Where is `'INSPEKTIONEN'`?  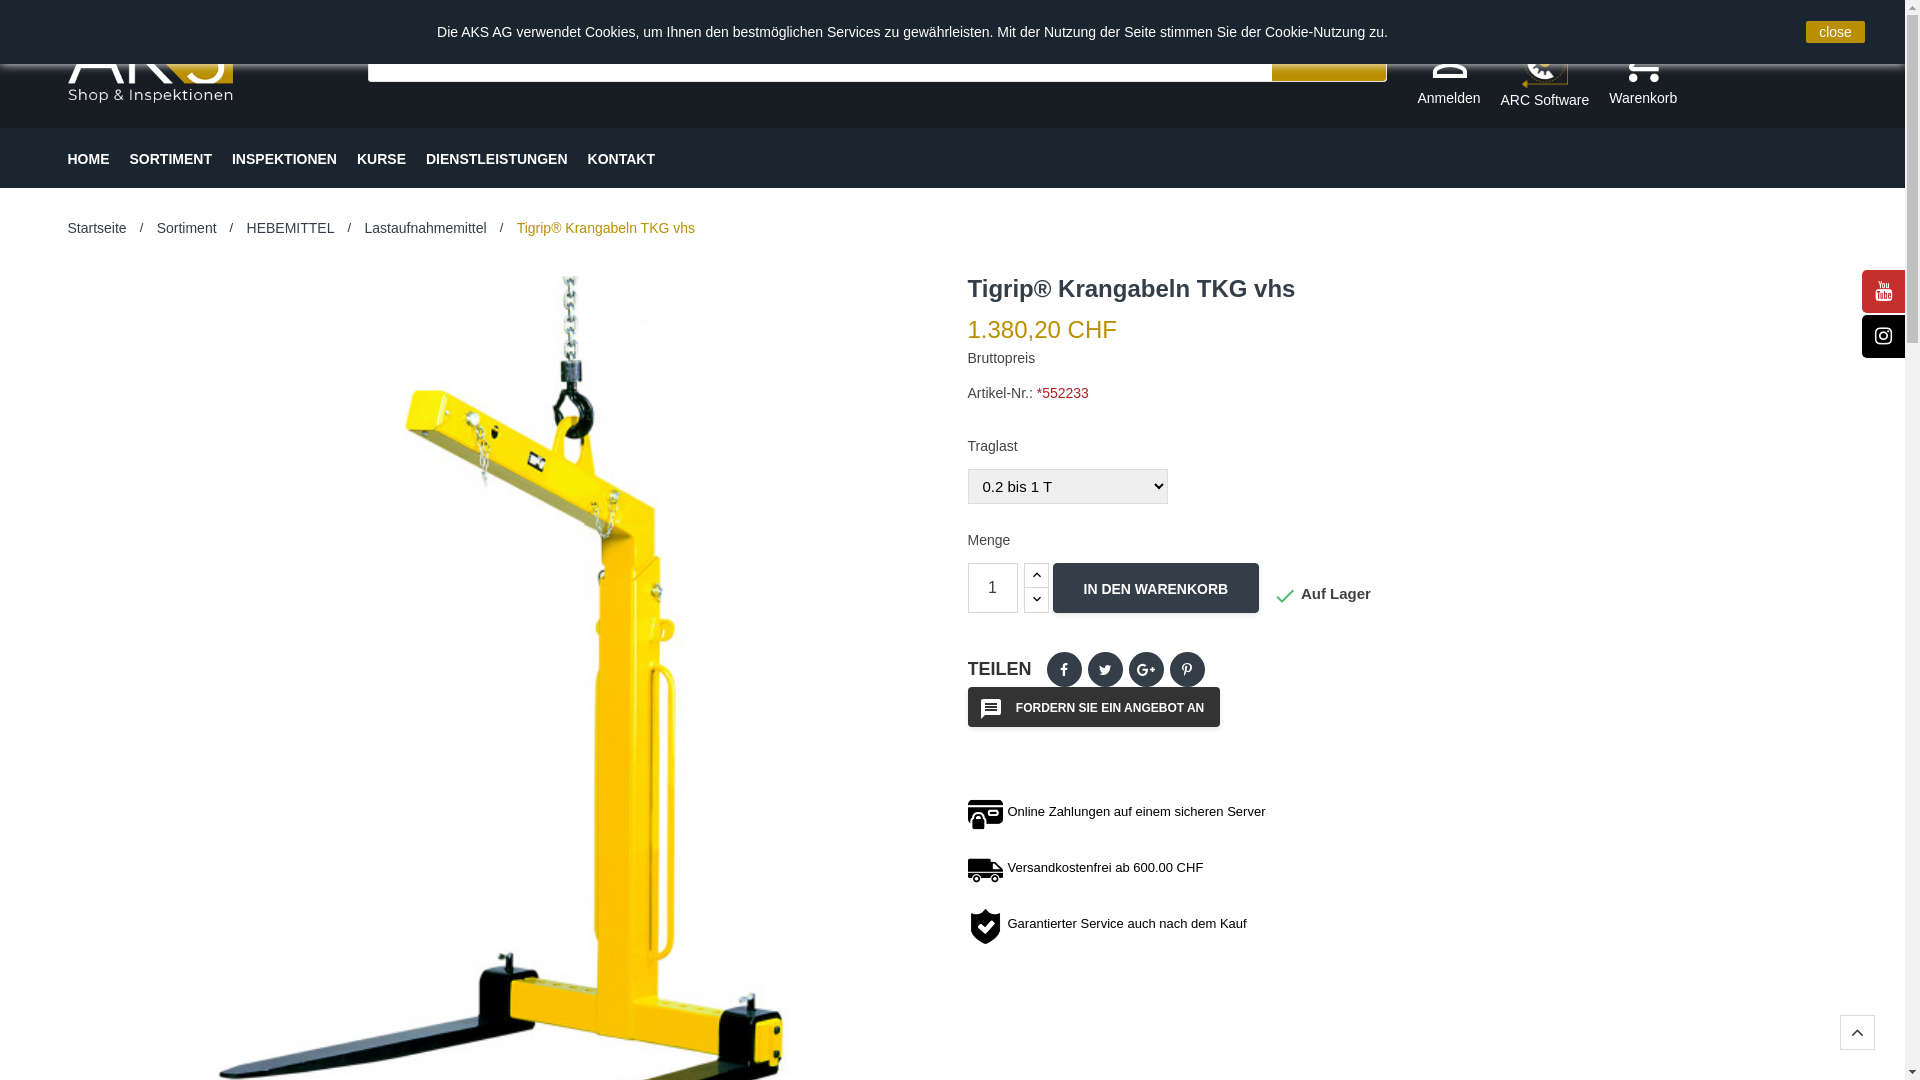 'INSPEKTIONEN' is located at coordinates (283, 157).